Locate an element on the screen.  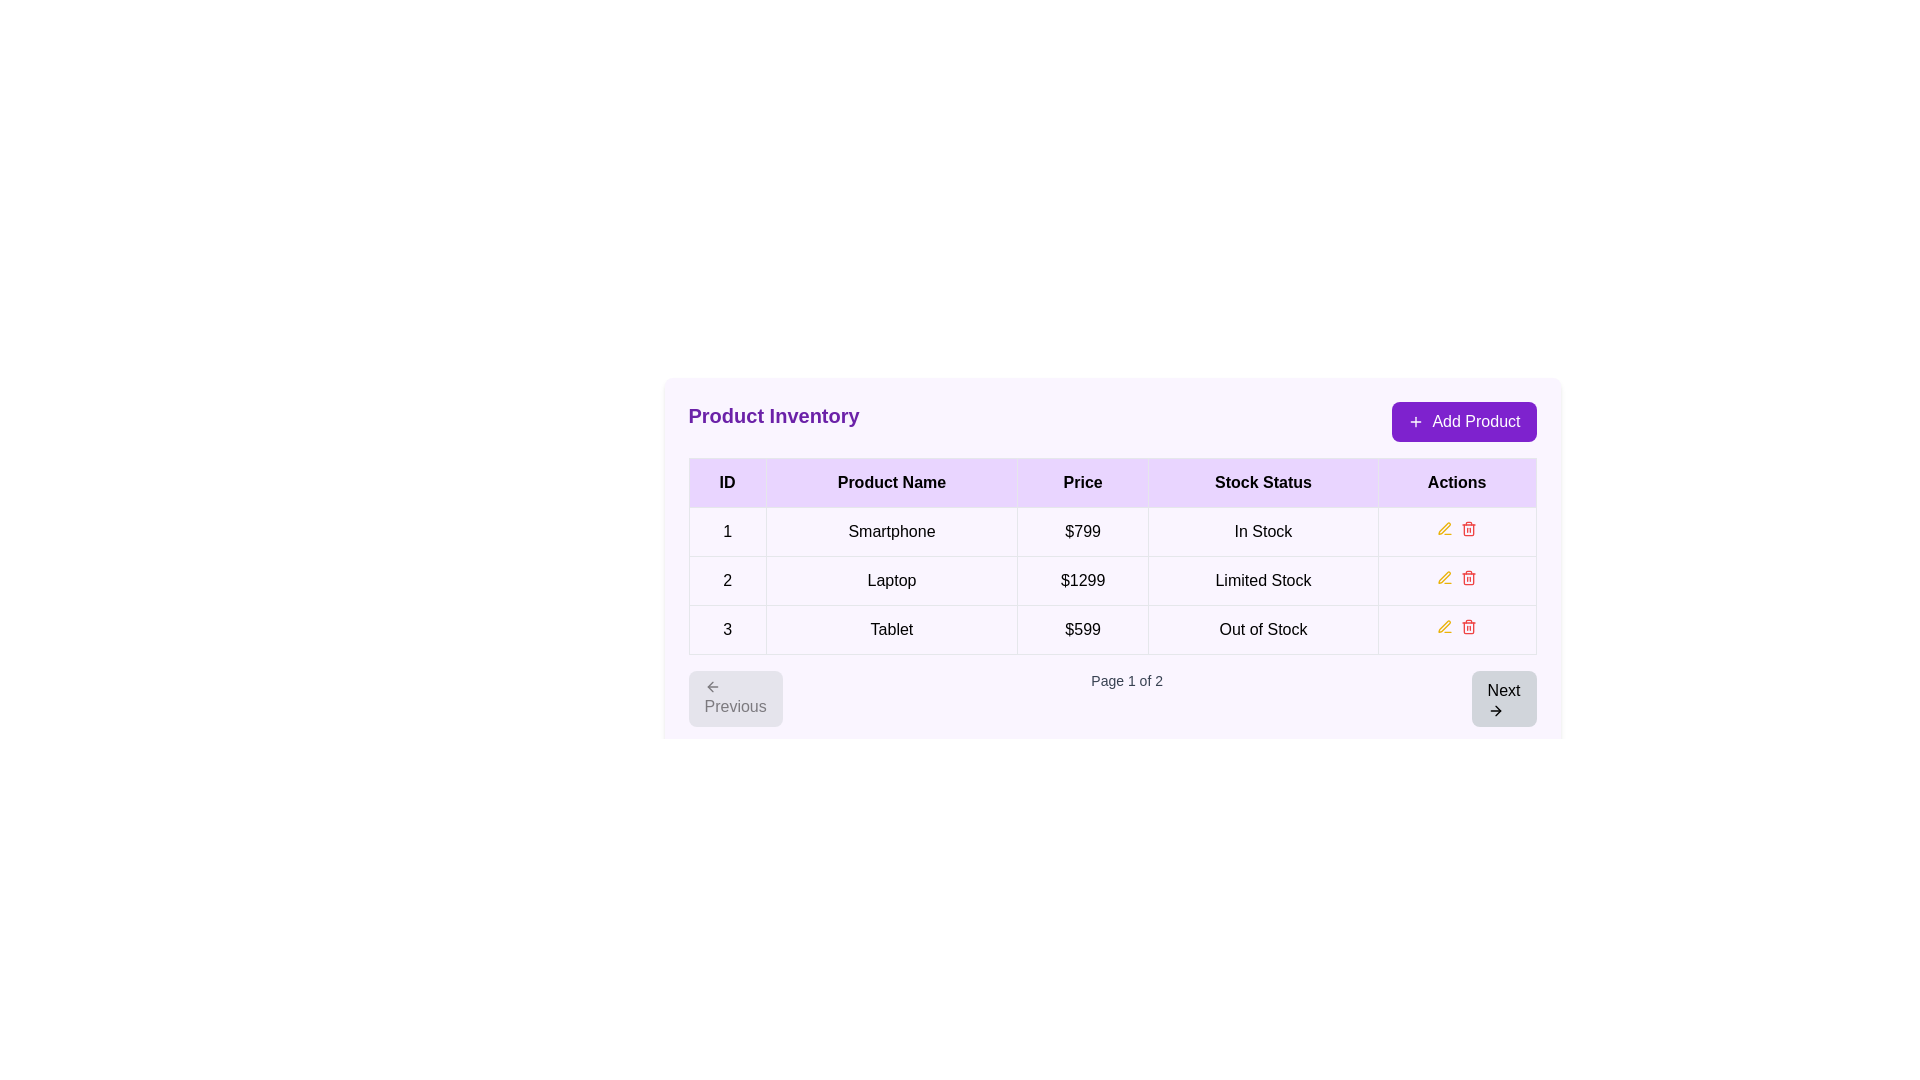
the purple 'Add Product' button with rounded corners, which includes a plus sign icon and white text is located at coordinates (1464, 420).